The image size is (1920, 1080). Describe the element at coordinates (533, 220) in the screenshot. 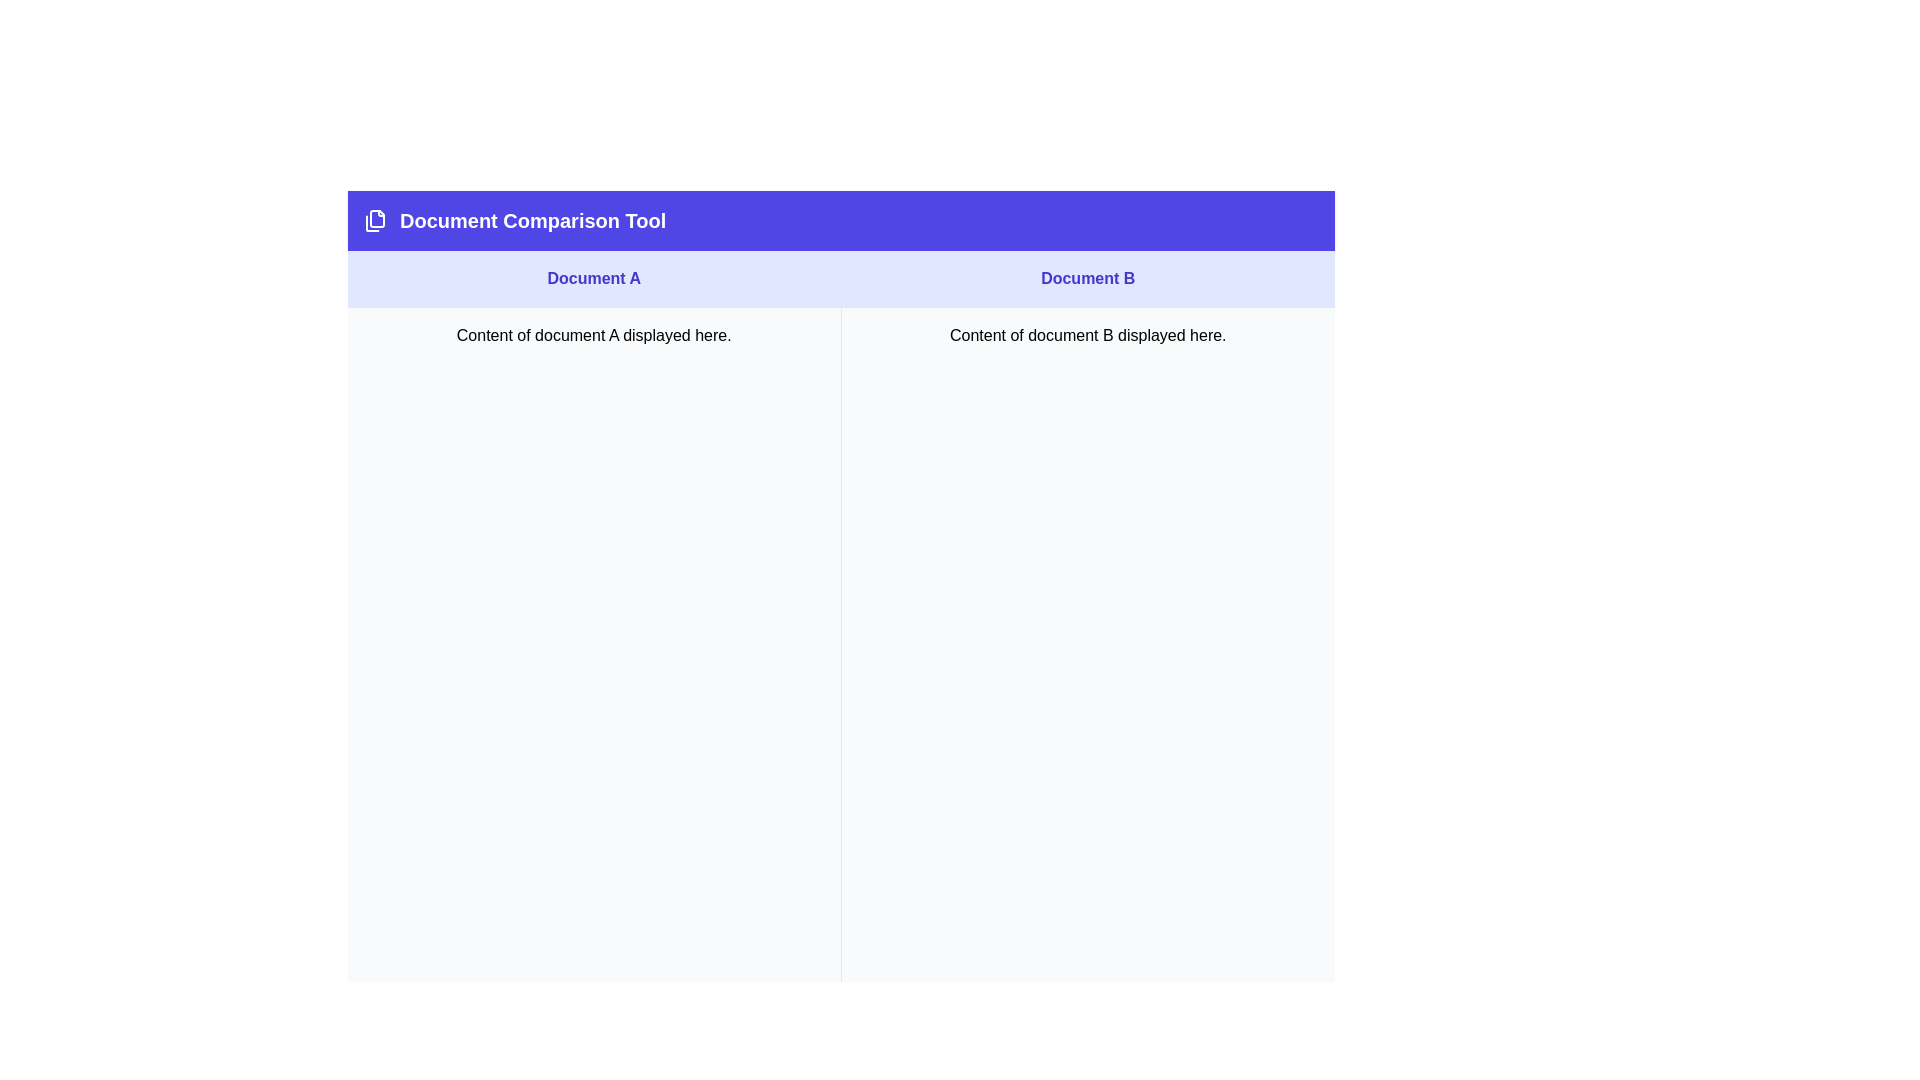

I see `the 'Document Comparison Tool' label positioned in the top horizontal purple bar of the interface` at that location.